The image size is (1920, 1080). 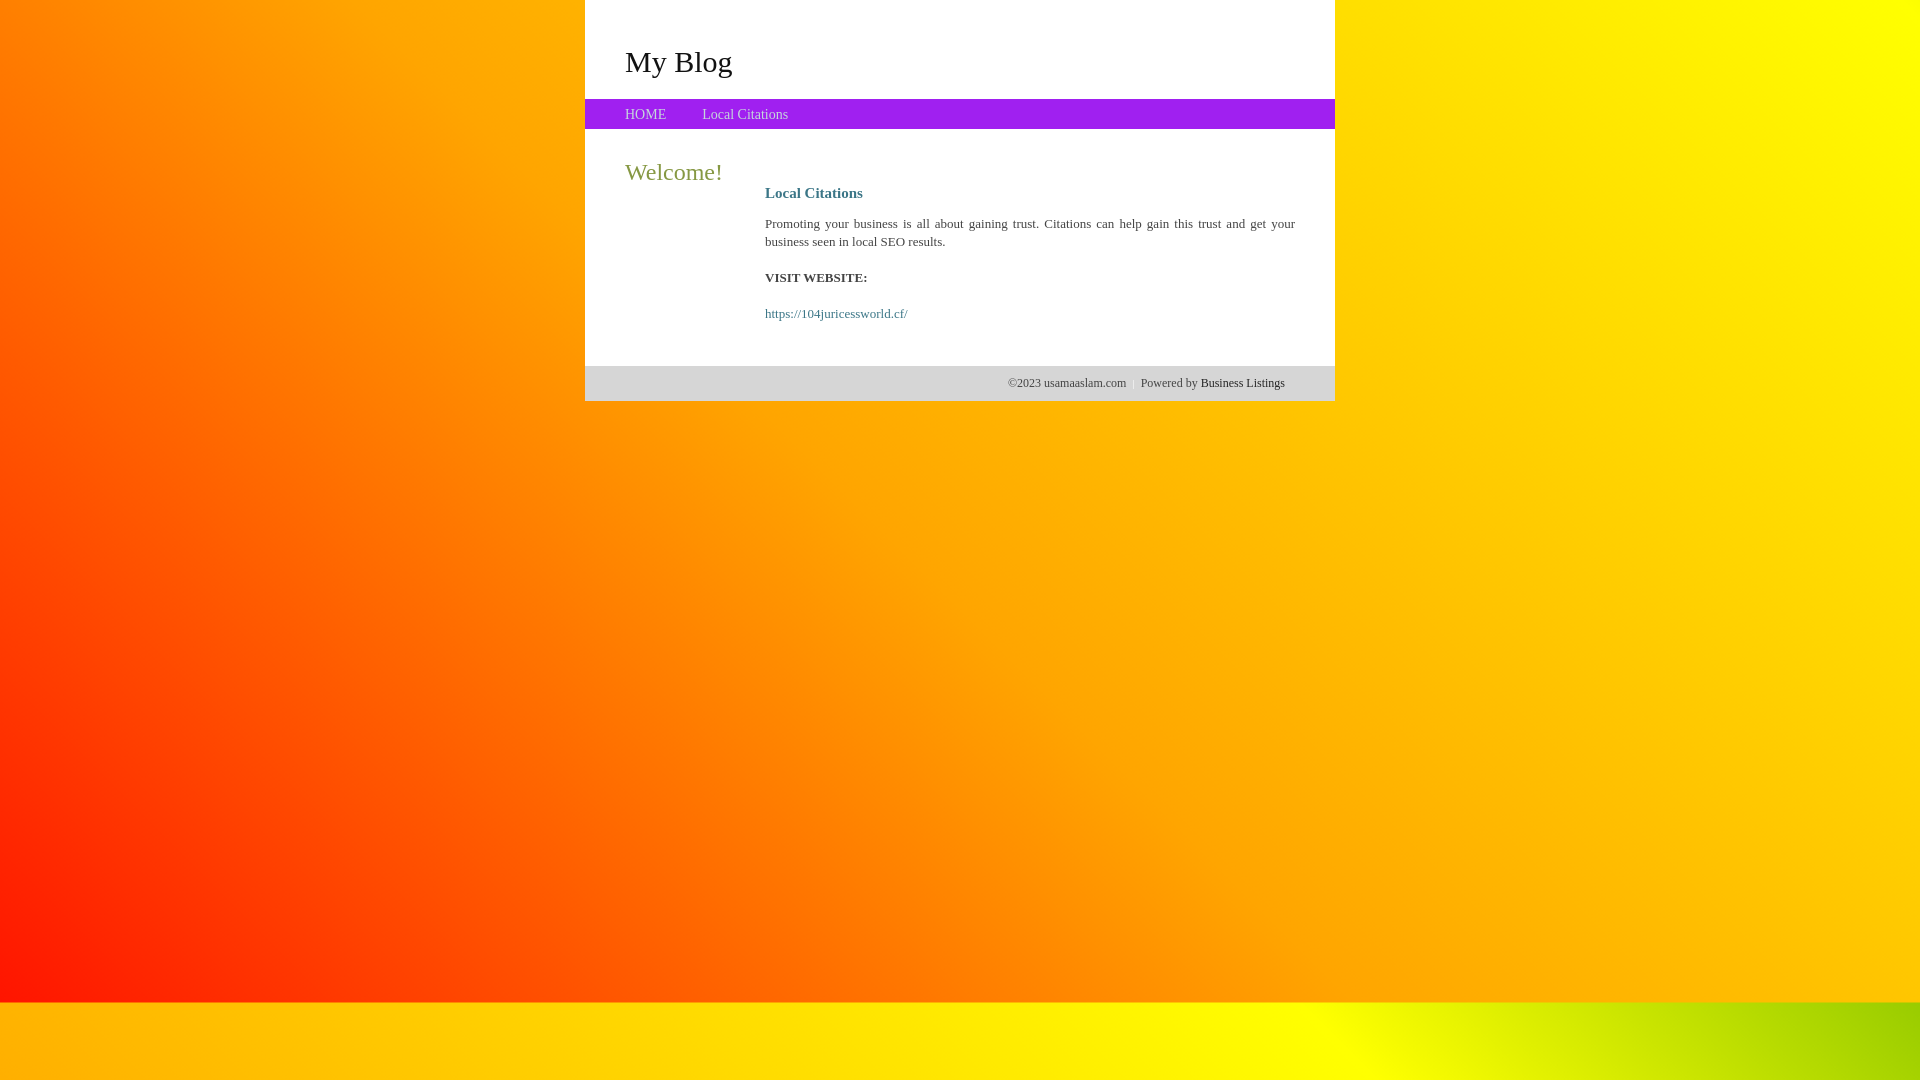 What do you see at coordinates (678, 60) in the screenshot?
I see `'My Blog'` at bounding box center [678, 60].